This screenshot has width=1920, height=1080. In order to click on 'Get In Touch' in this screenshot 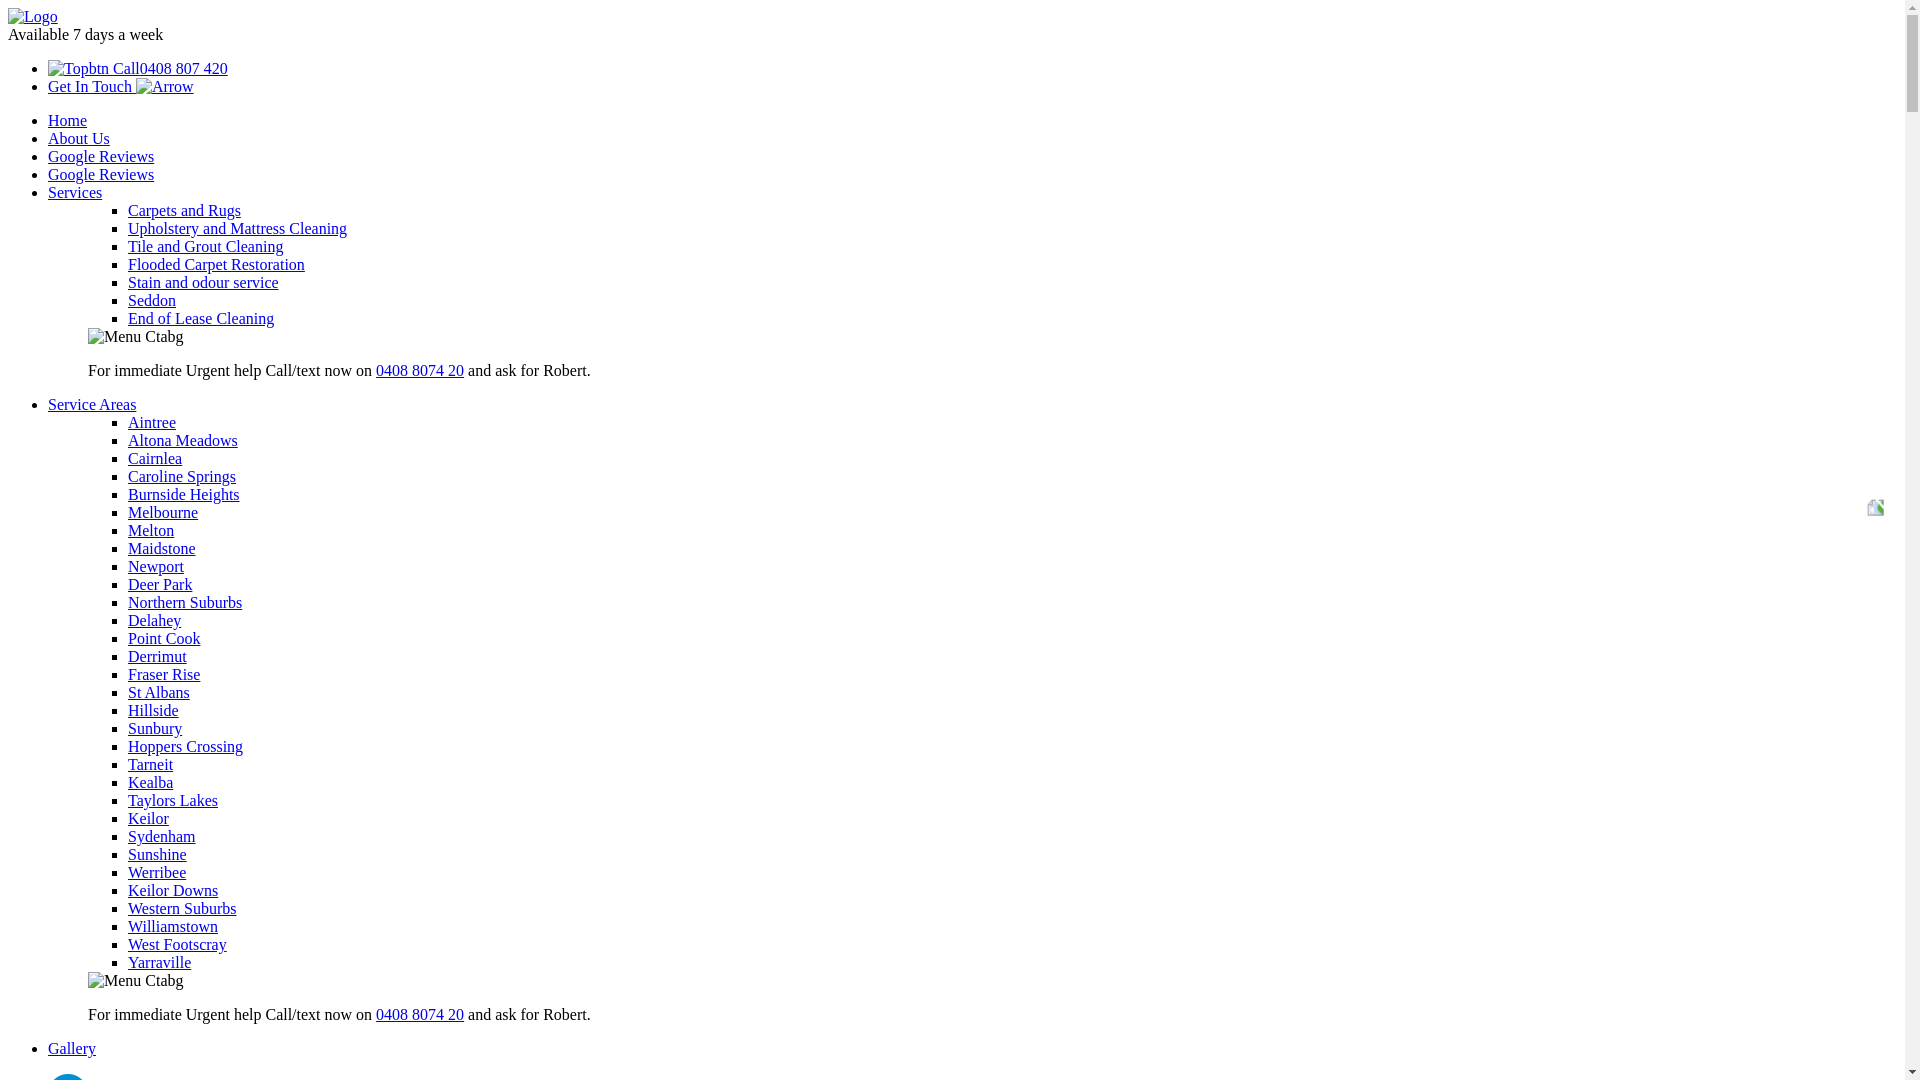, I will do `click(119, 85)`.